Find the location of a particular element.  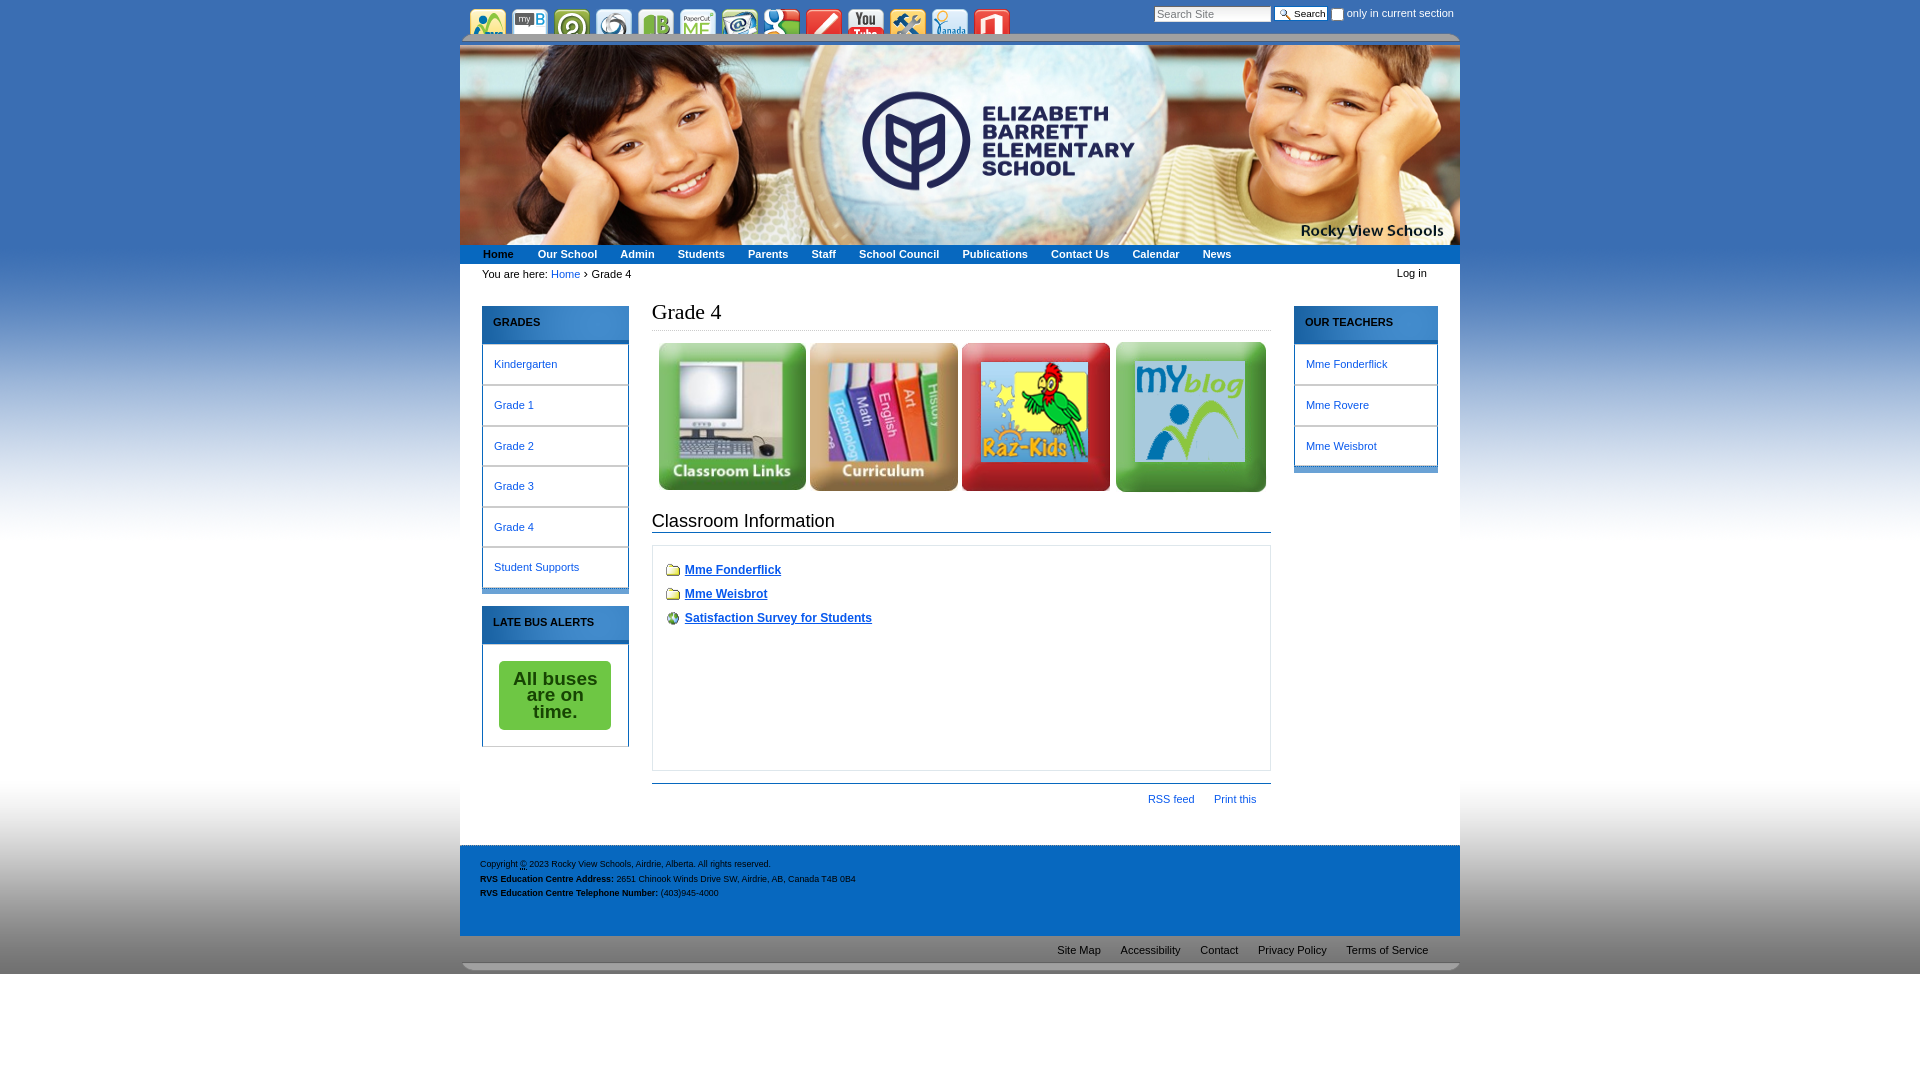

'Staff' is located at coordinates (820, 253).